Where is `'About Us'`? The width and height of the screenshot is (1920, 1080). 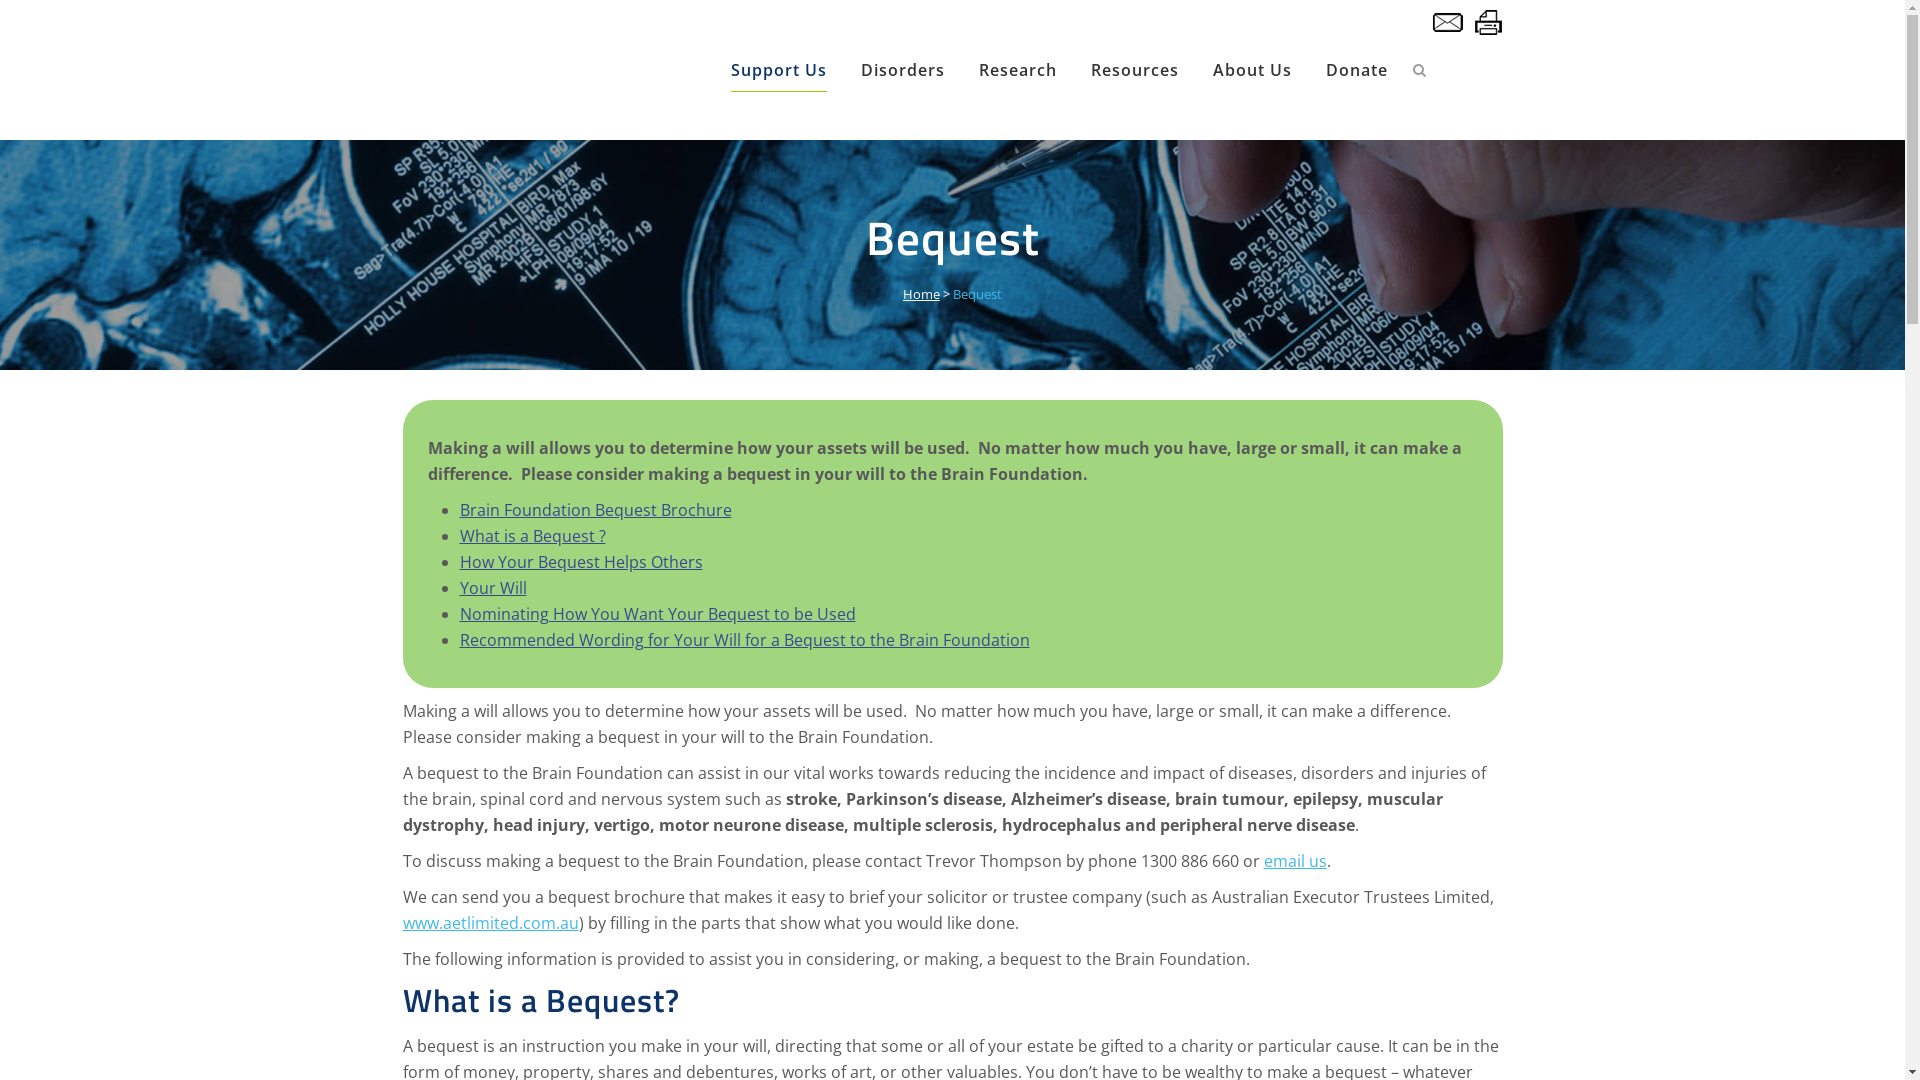 'About Us' is located at coordinates (1251, 68).